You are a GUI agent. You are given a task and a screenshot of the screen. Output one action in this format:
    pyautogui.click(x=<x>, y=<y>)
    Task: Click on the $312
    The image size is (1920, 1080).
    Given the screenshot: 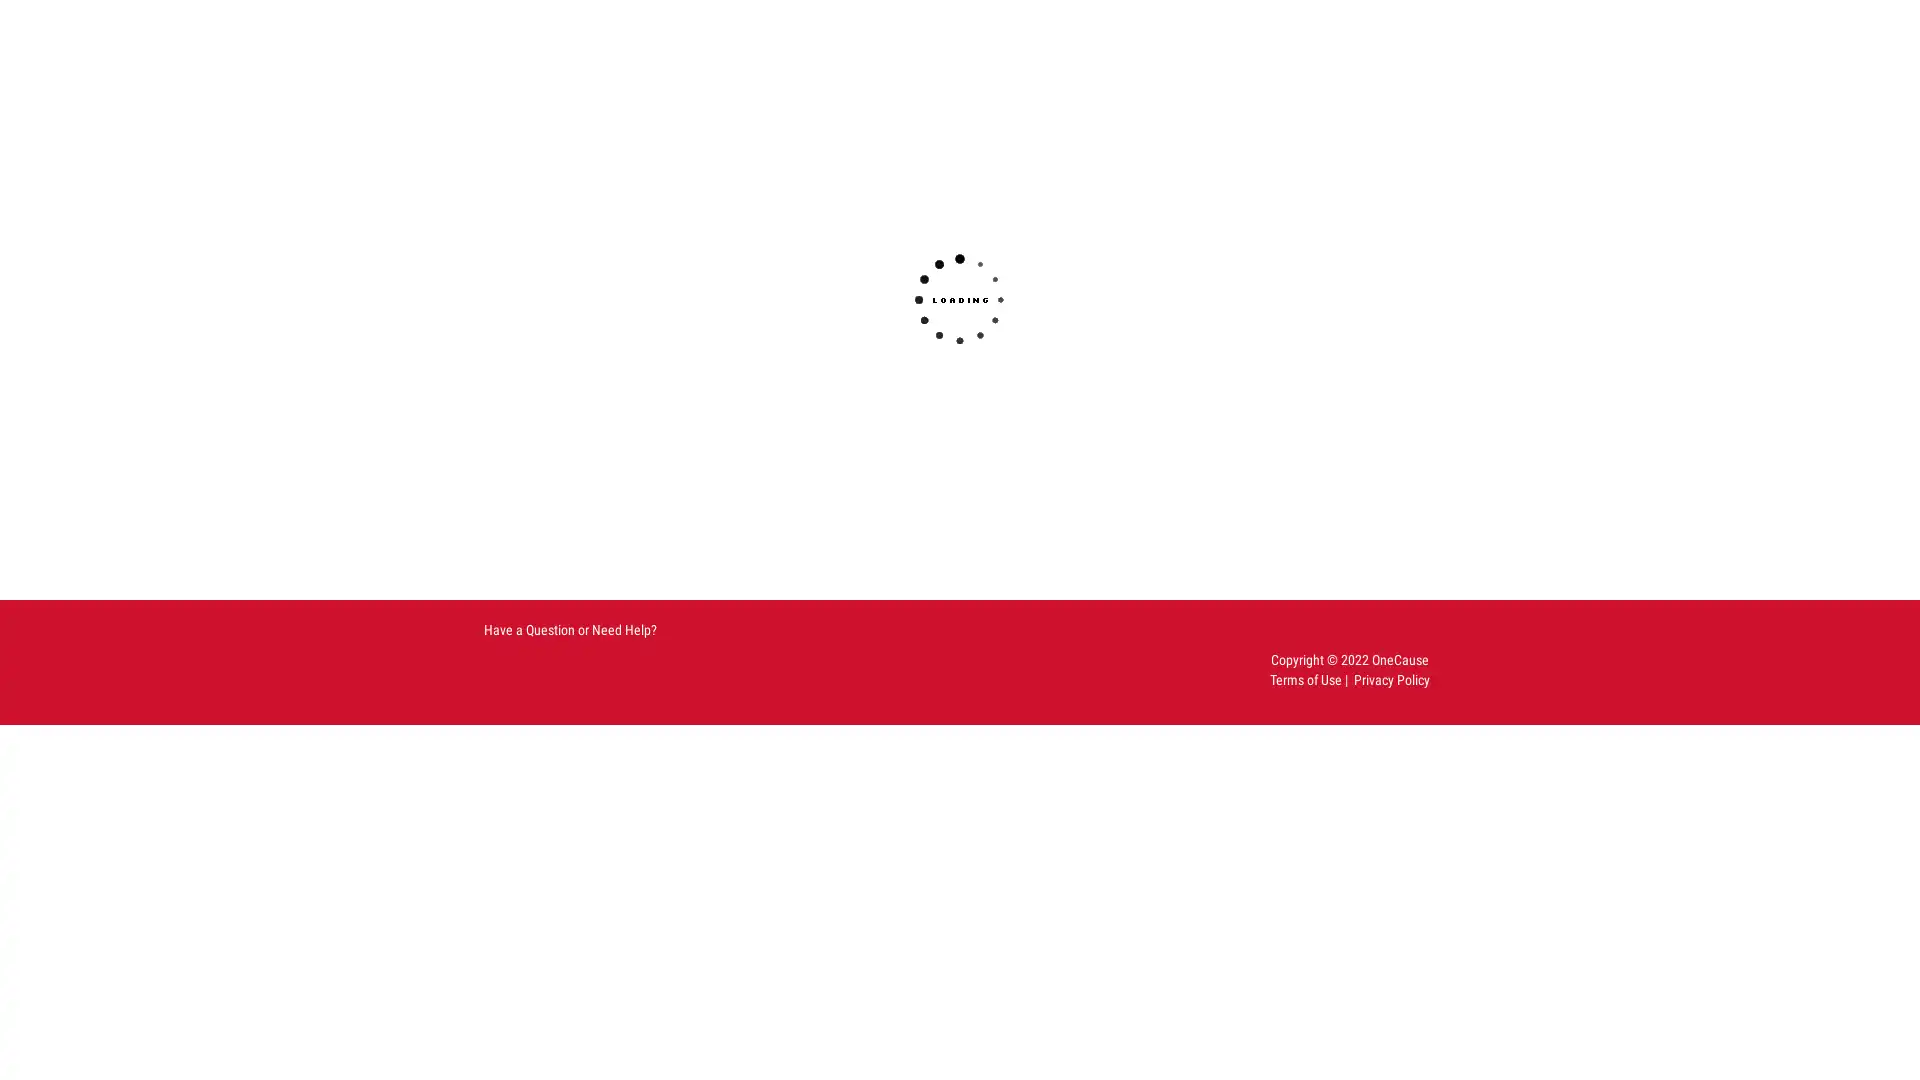 What is the action you would take?
    pyautogui.click(x=828, y=288)
    